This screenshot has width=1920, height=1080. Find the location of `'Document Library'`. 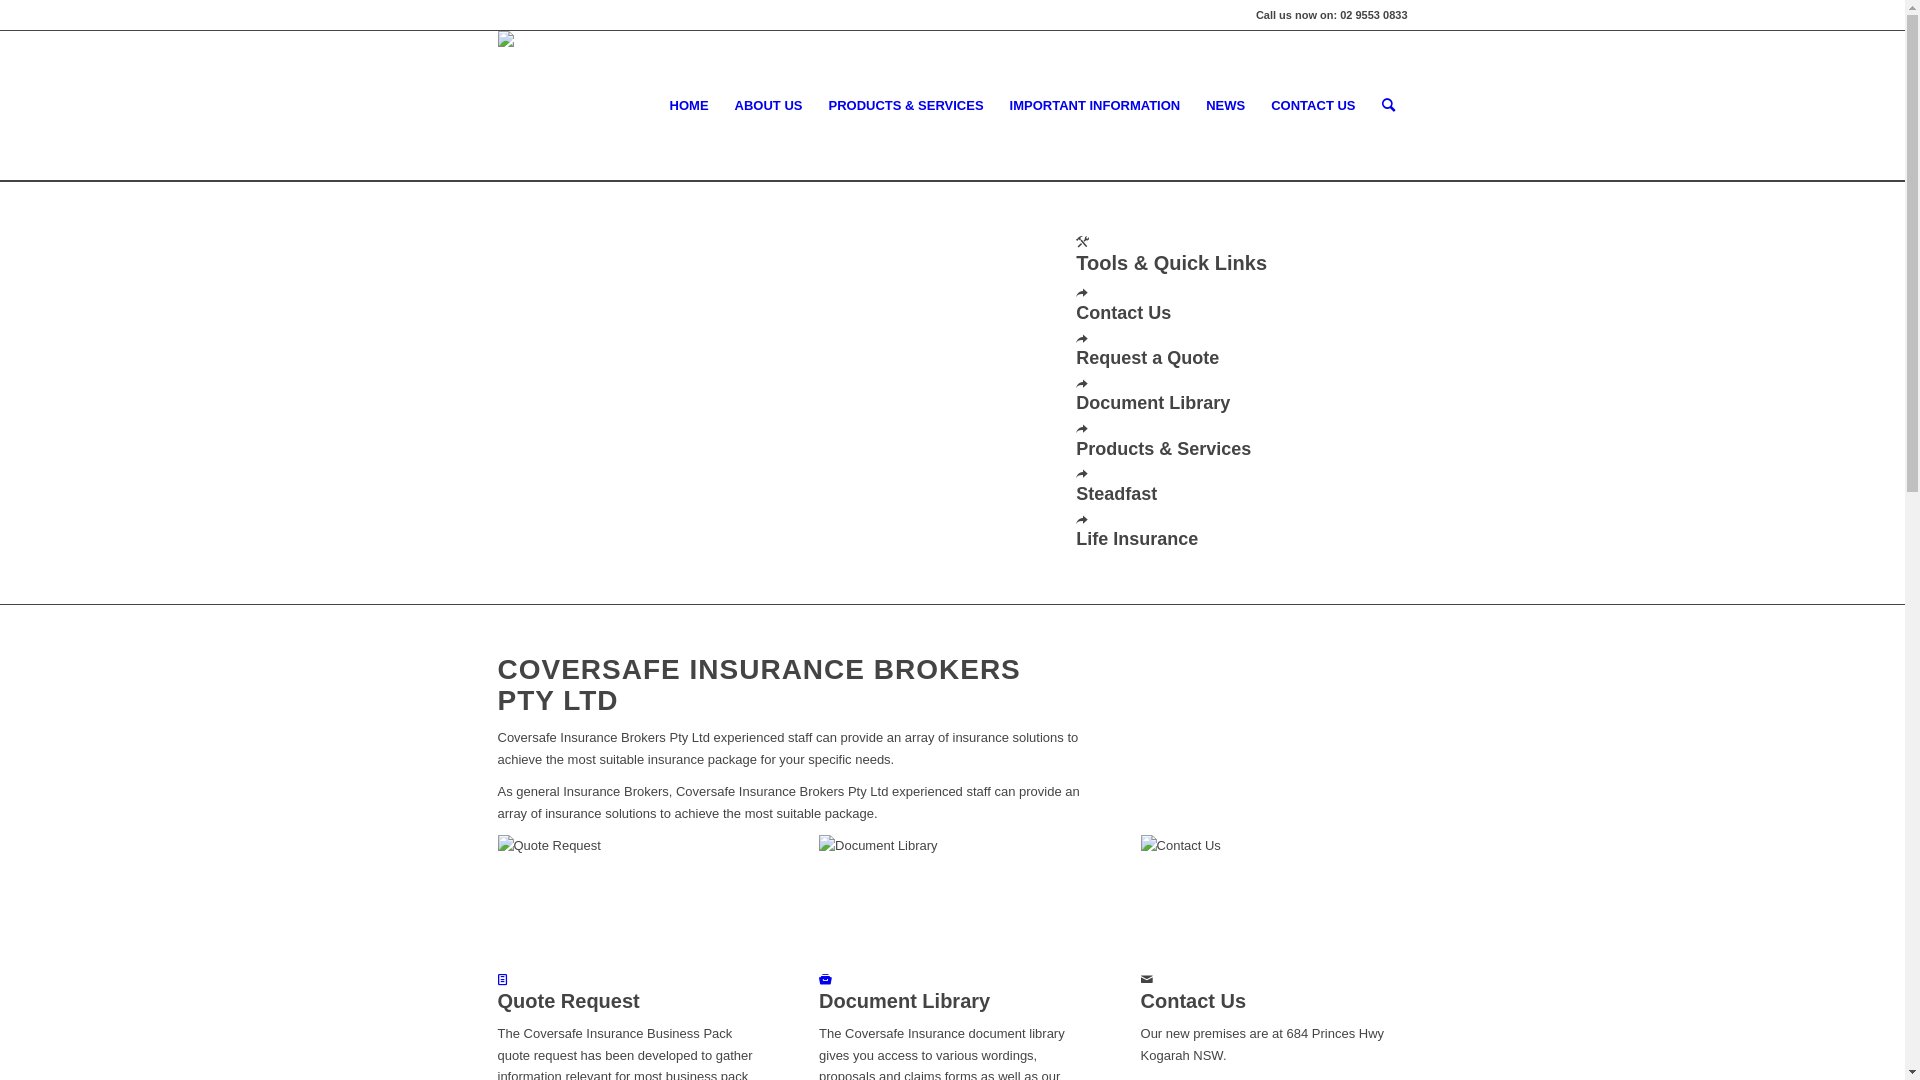

'Document Library' is located at coordinates (825, 978).